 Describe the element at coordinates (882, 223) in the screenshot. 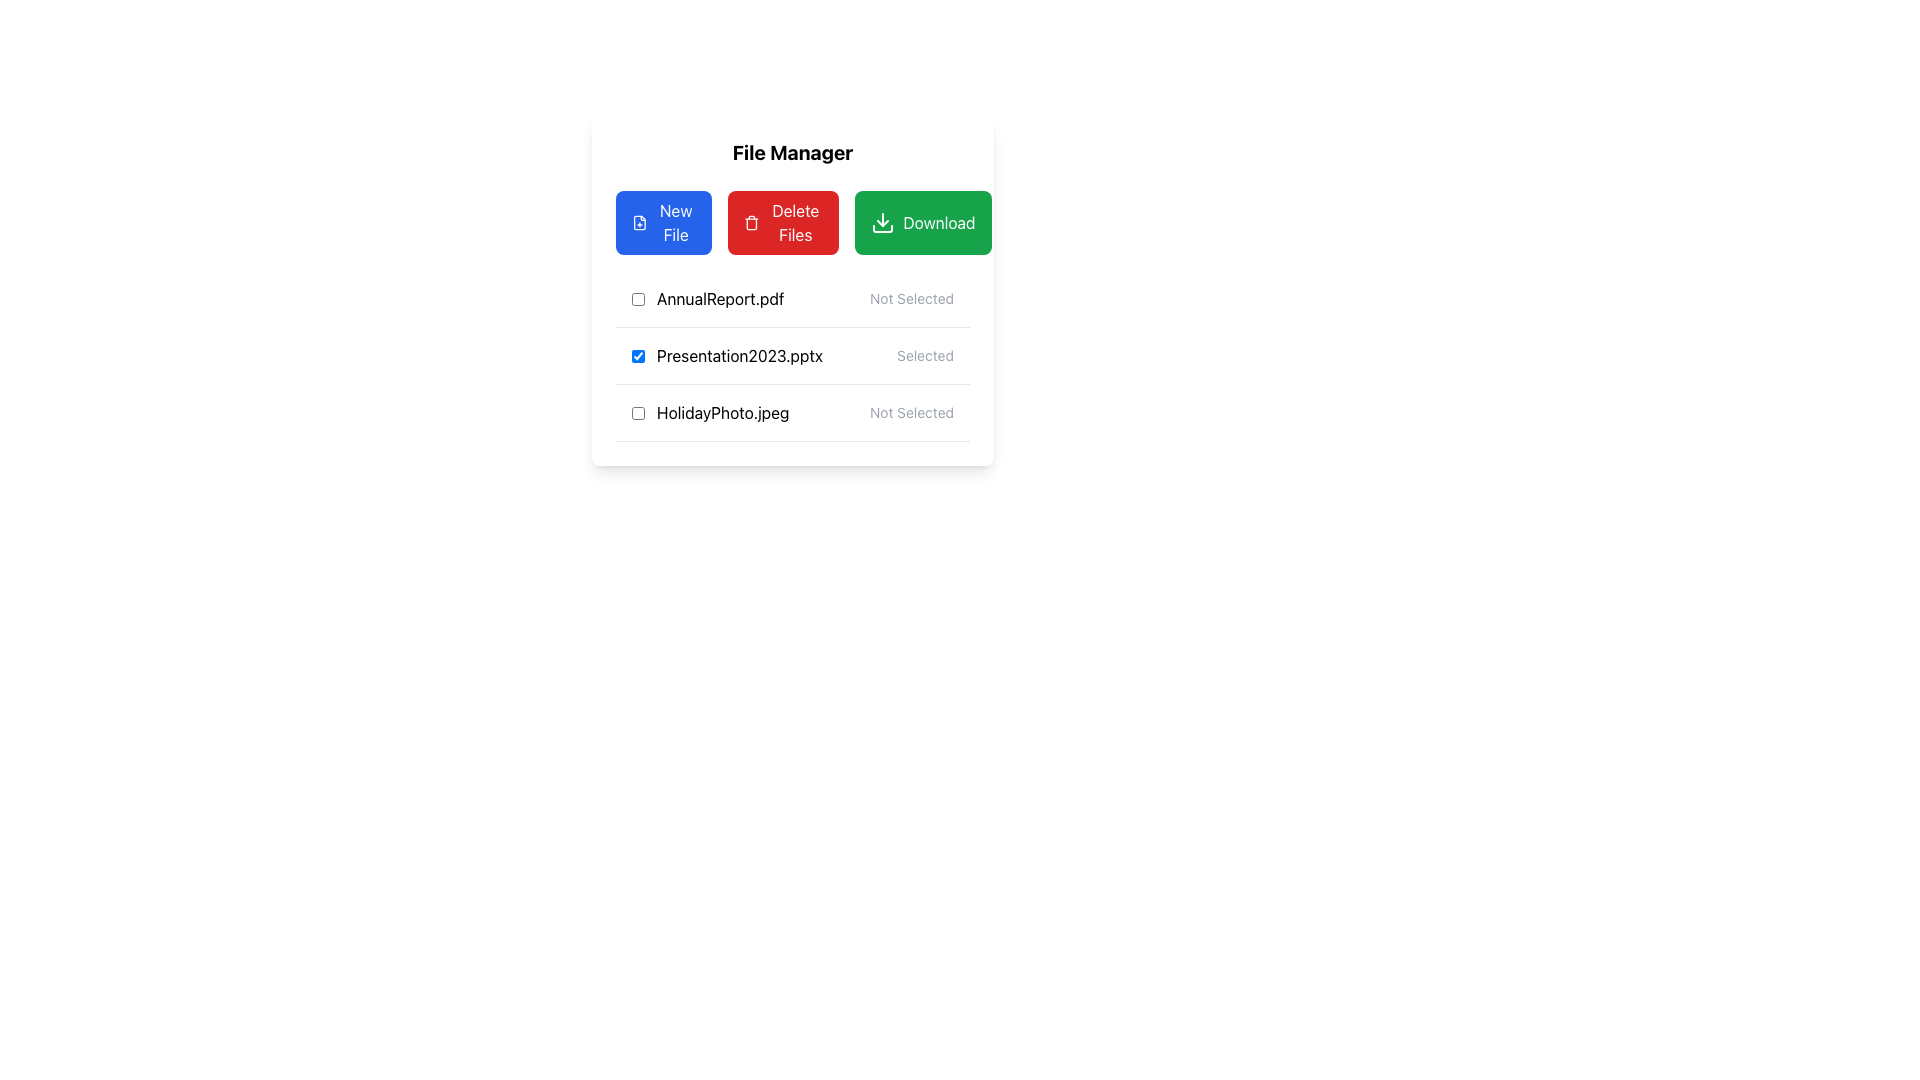

I see `the download icon, which features a downward arrow within a green button labeled 'Download', located in the top-right corner of the 'File Manager' panel` at that location.